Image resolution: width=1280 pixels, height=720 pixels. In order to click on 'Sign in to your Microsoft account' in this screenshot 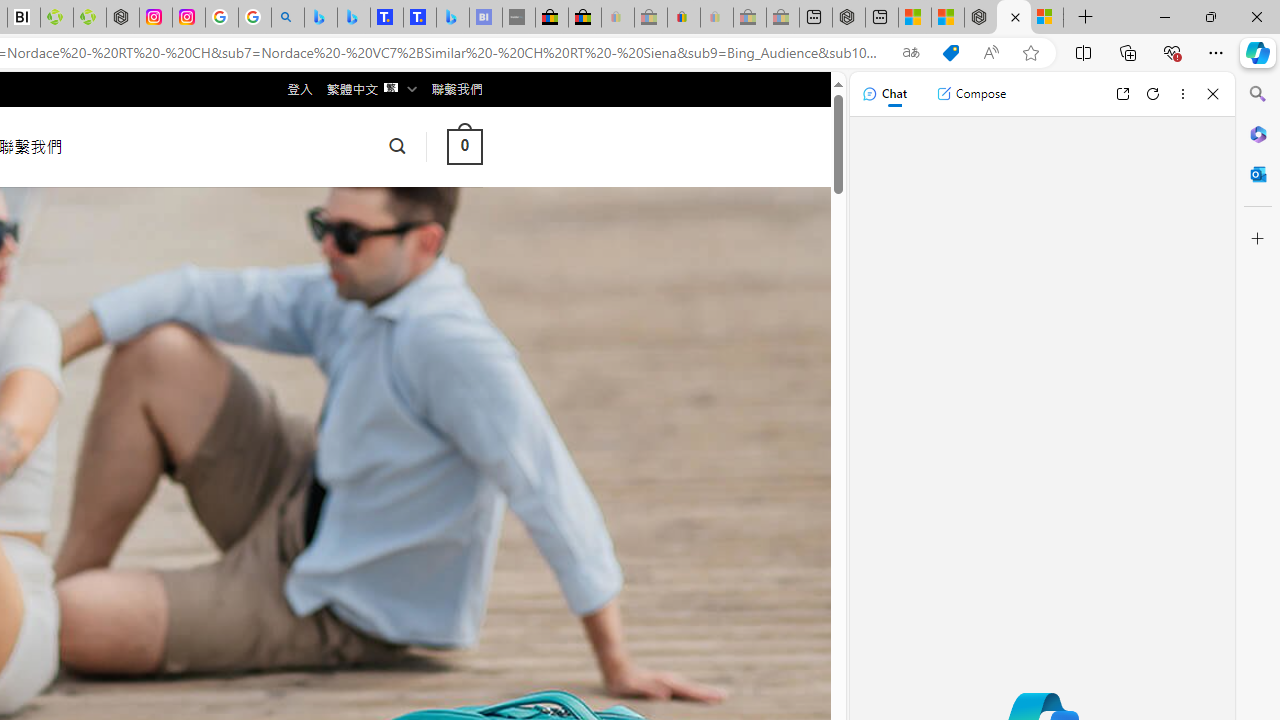, I will do `click(1046, 17)`.